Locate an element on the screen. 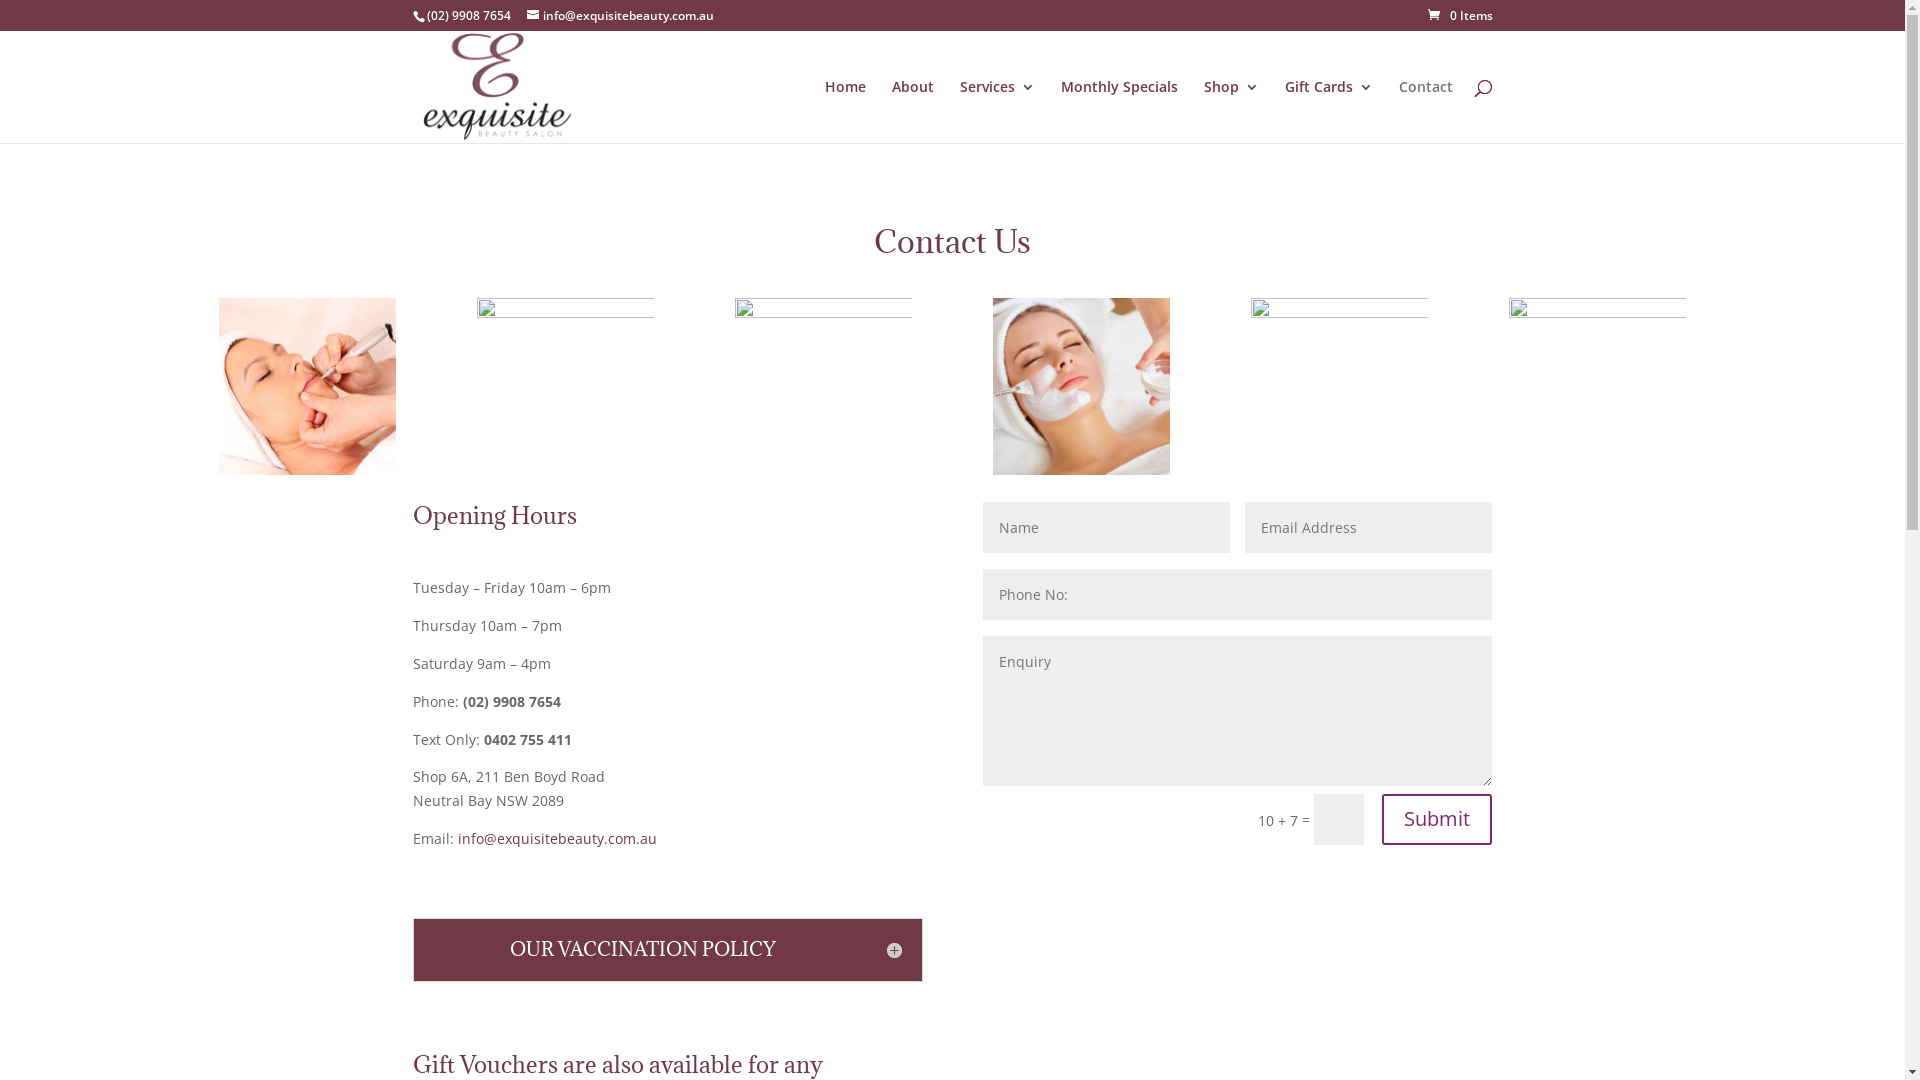 Image resolution: width=1920 pixels, height=1080 pixels. 'Home' is located at coordinates (844, 111).